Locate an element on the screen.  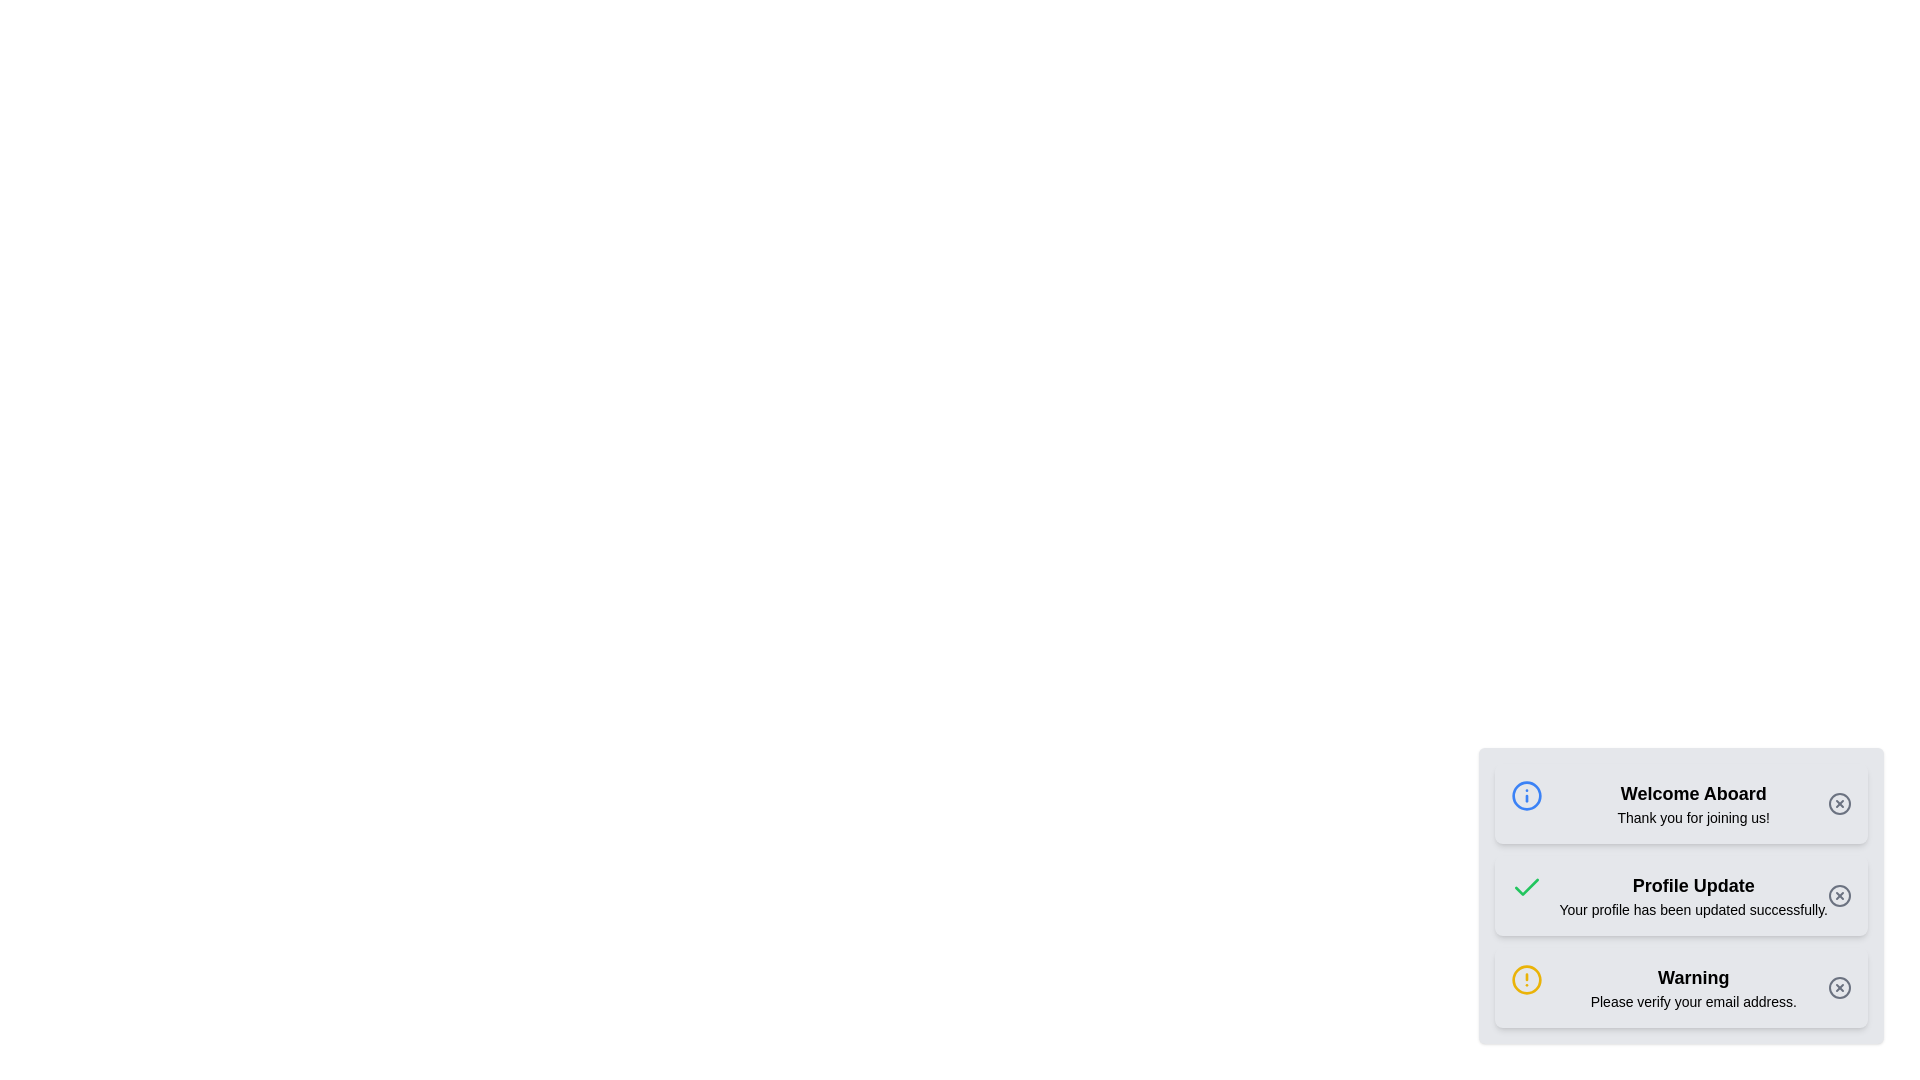
the 'Profile Update' text label displayed in bold, black font, located in the middle of the notification card in the second row is located at coordinates (1692, 885).